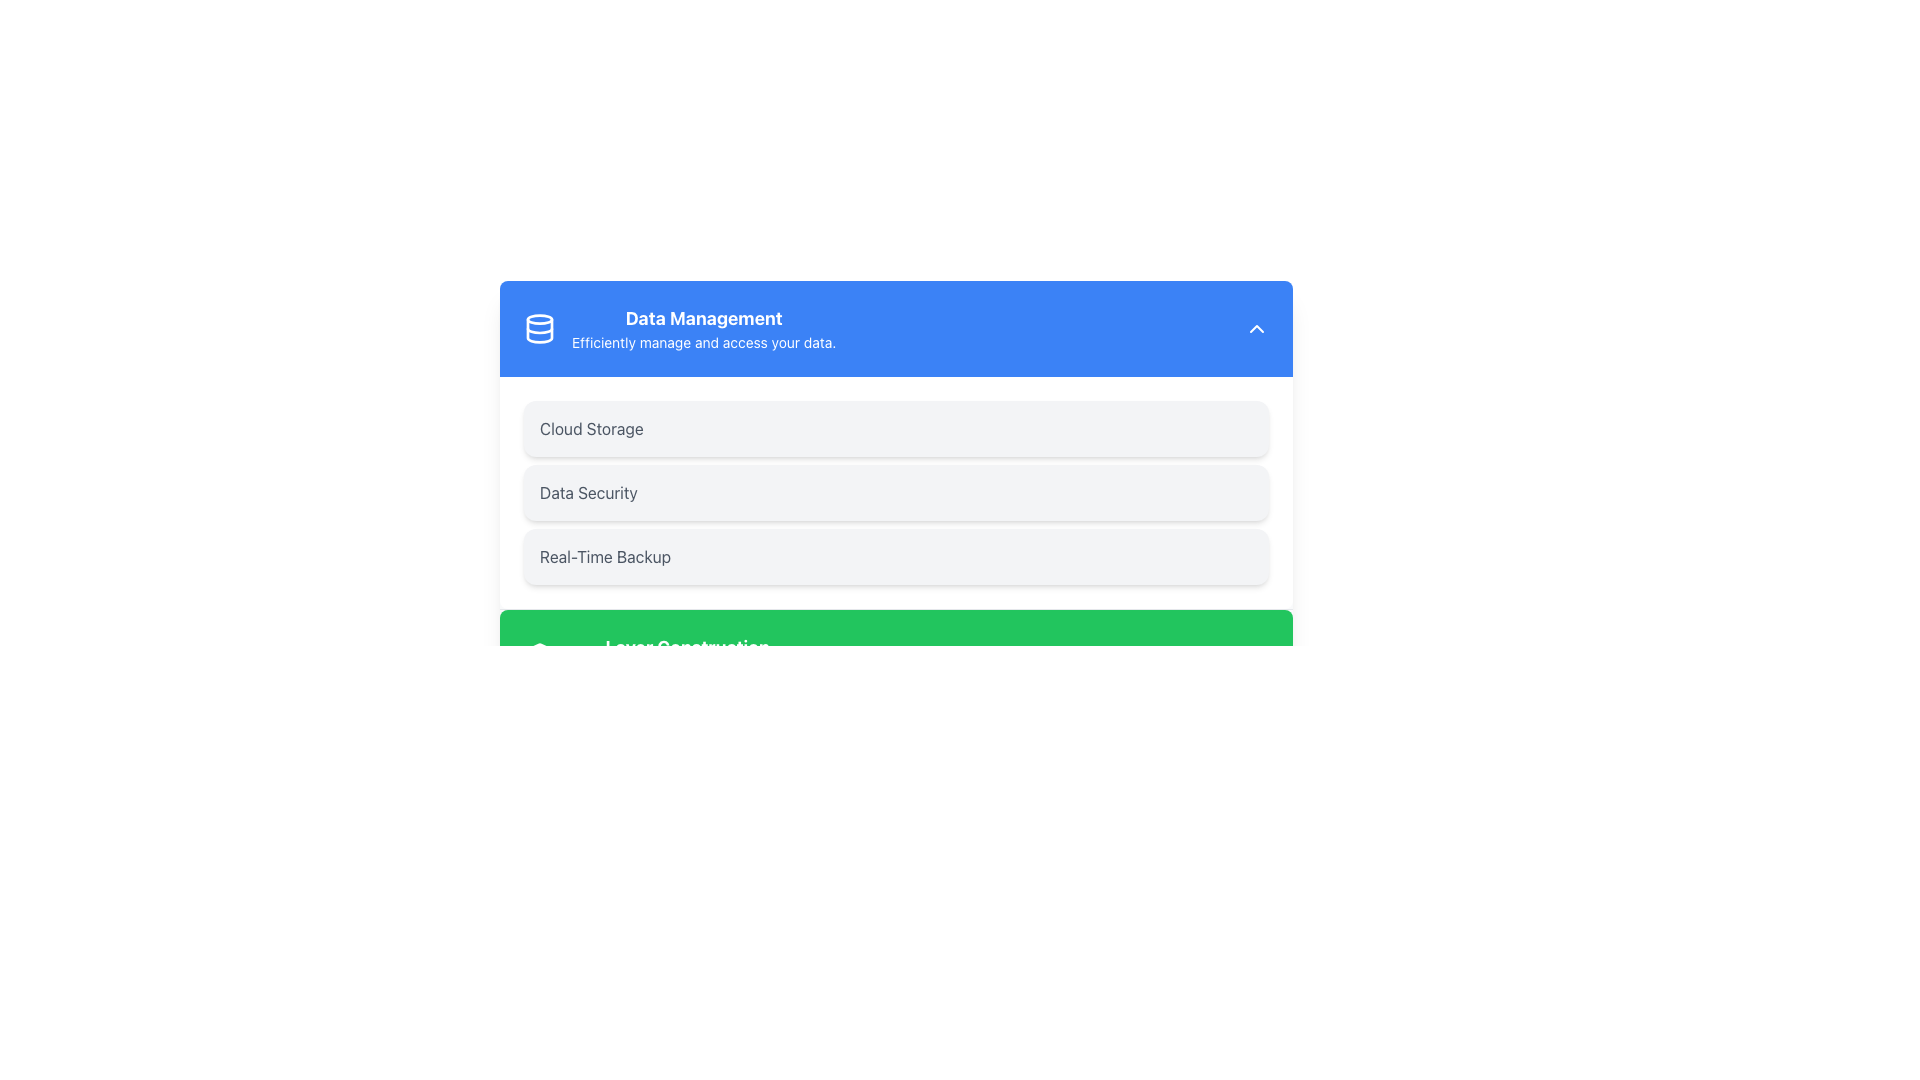 This screenshot has width=1920, height=1080. Describe the element at coordinates (539, 658) in the screenshot. I see `the layered icon in the left section of the green header bar, positioned before the text 'Layer Construction'` at that location.